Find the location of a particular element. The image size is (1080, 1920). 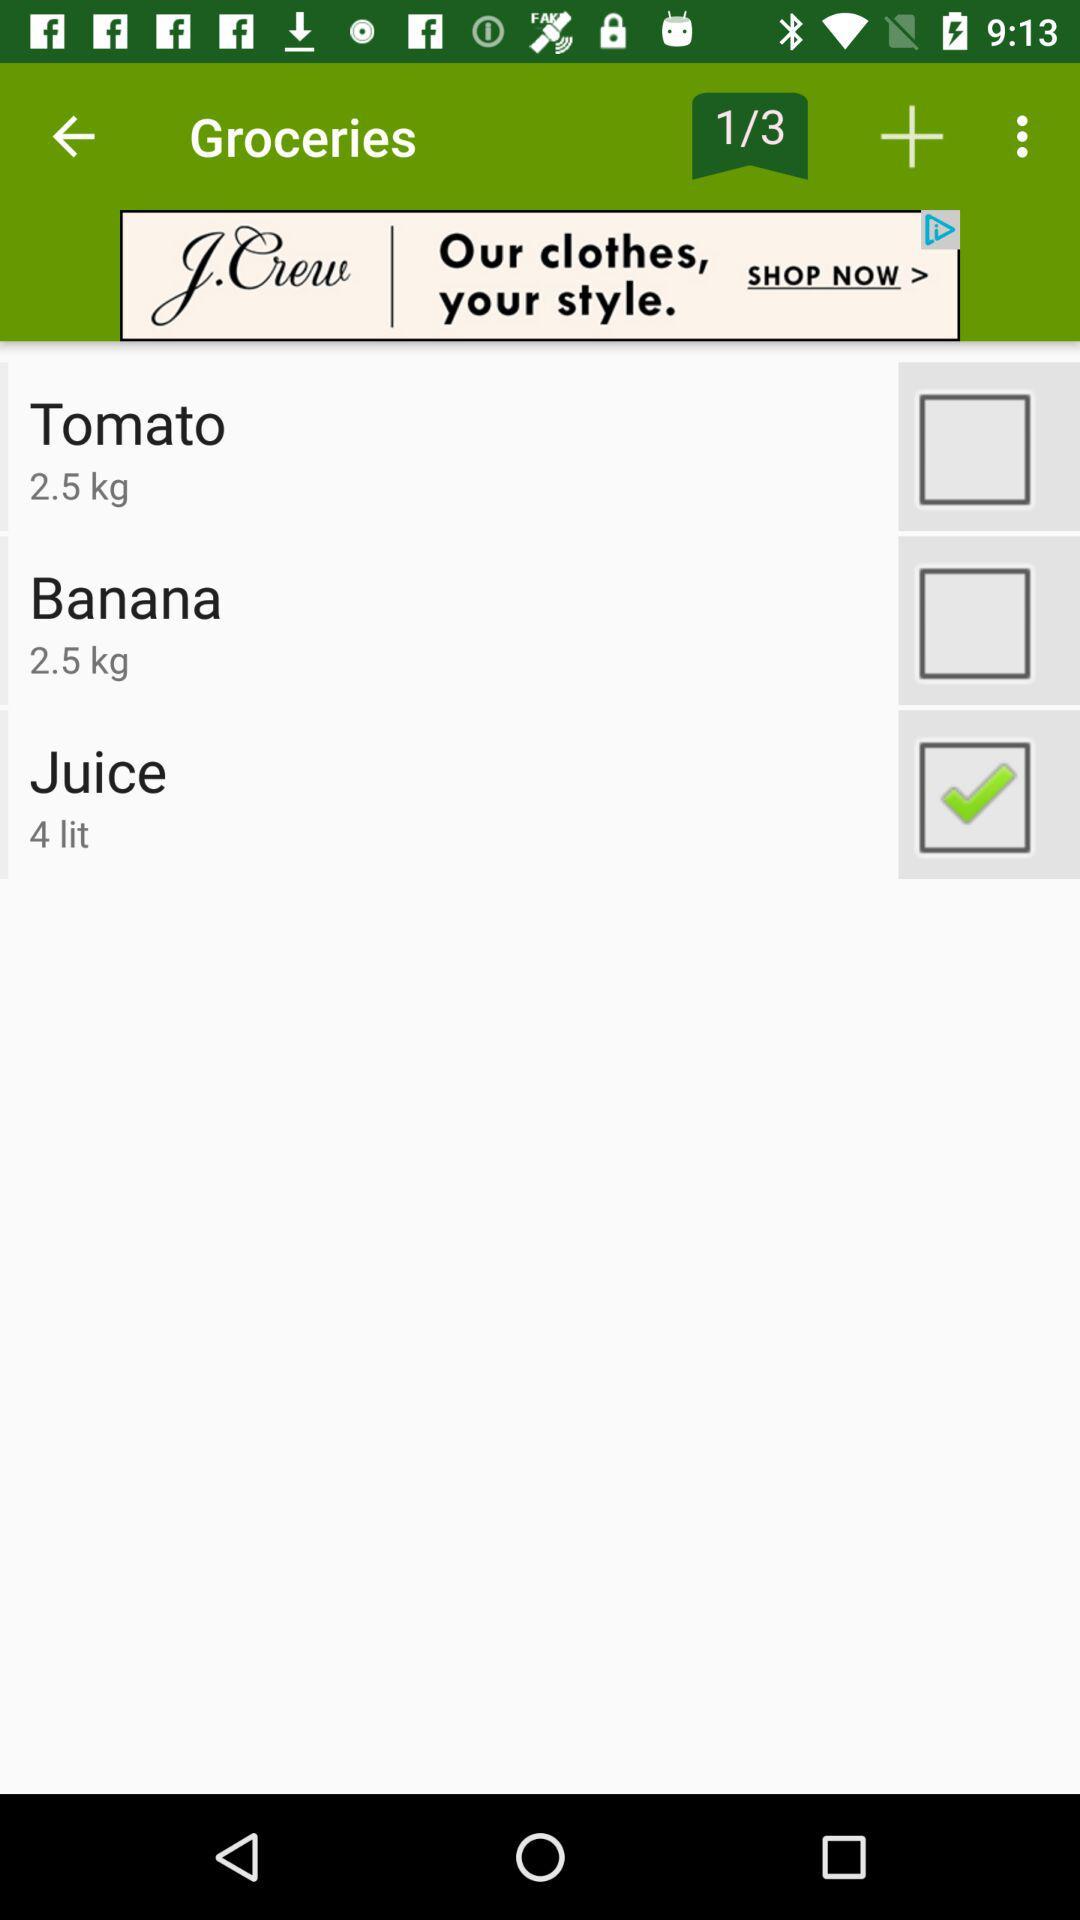

item is located at coordinates (988, 445).